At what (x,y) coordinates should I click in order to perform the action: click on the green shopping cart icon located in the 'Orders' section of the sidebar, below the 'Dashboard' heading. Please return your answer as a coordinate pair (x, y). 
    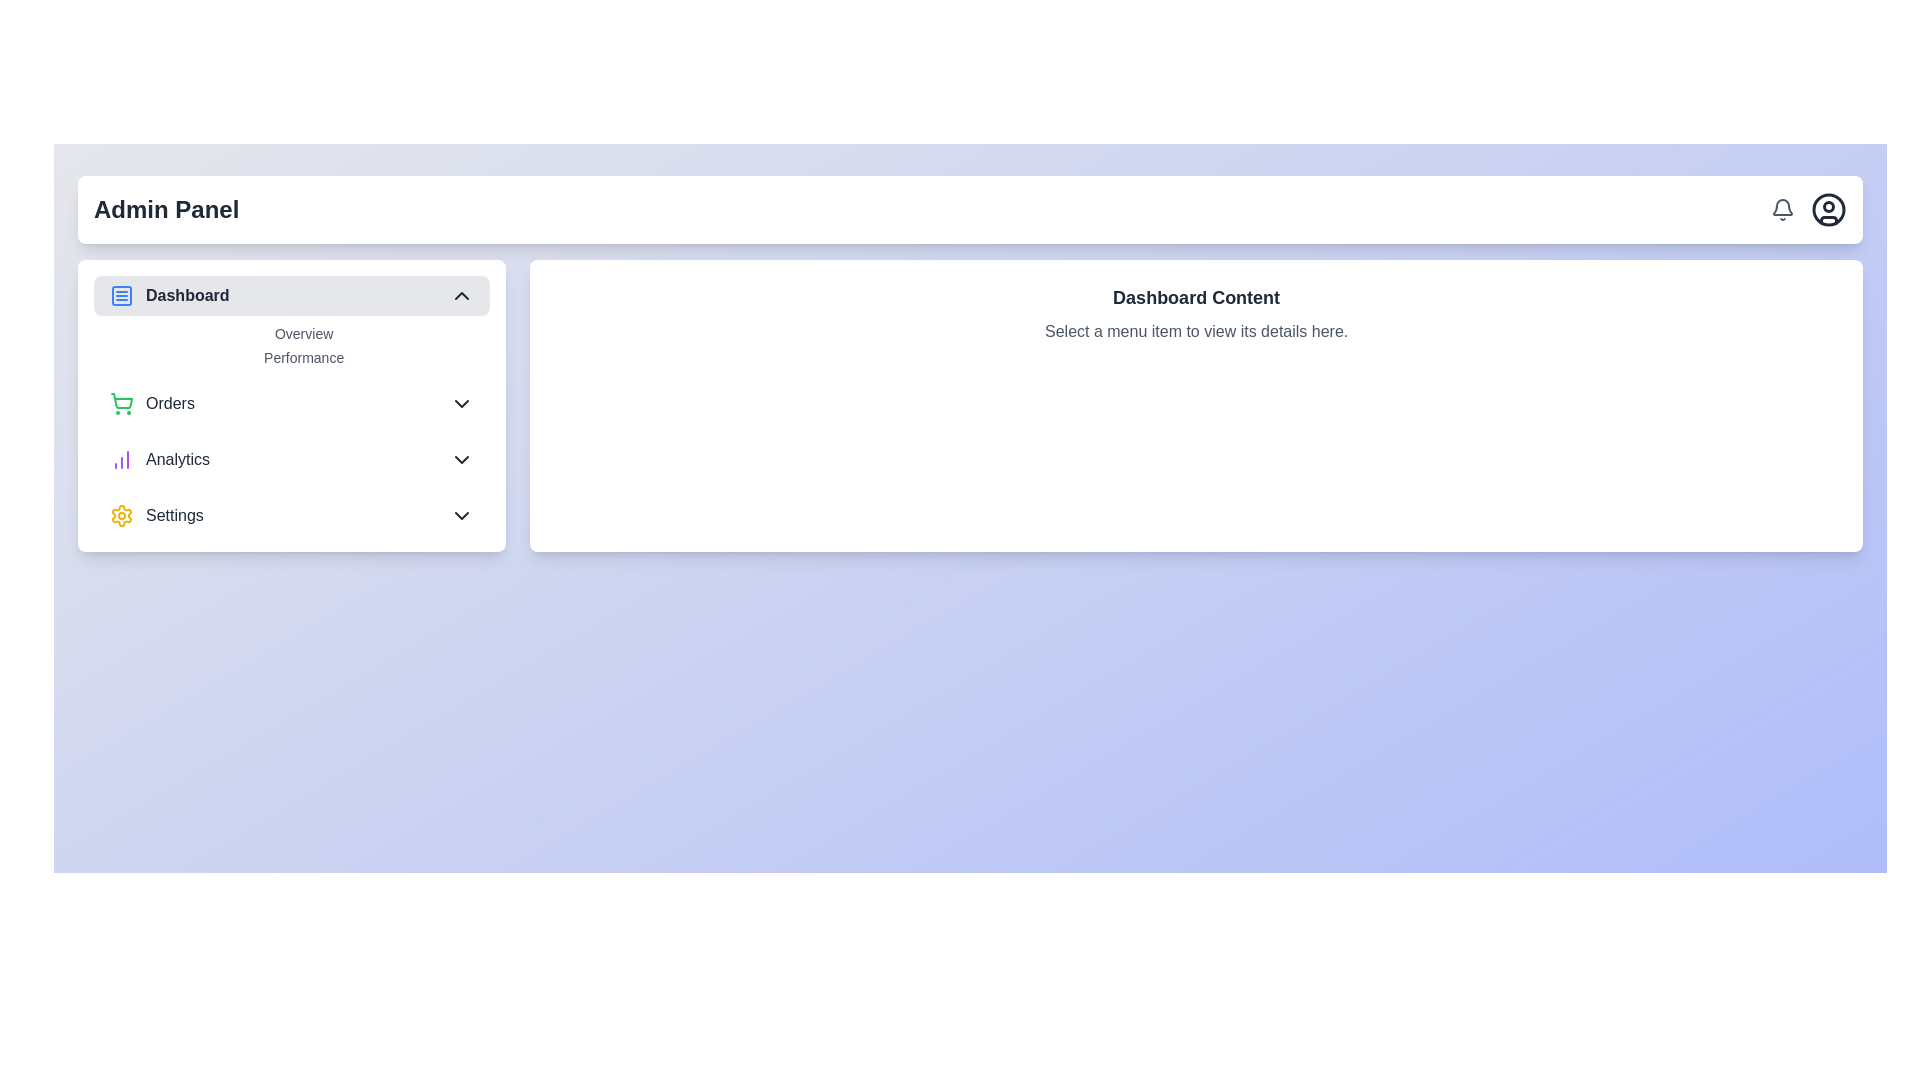
    Looking at the image, I should click on (121, 401).